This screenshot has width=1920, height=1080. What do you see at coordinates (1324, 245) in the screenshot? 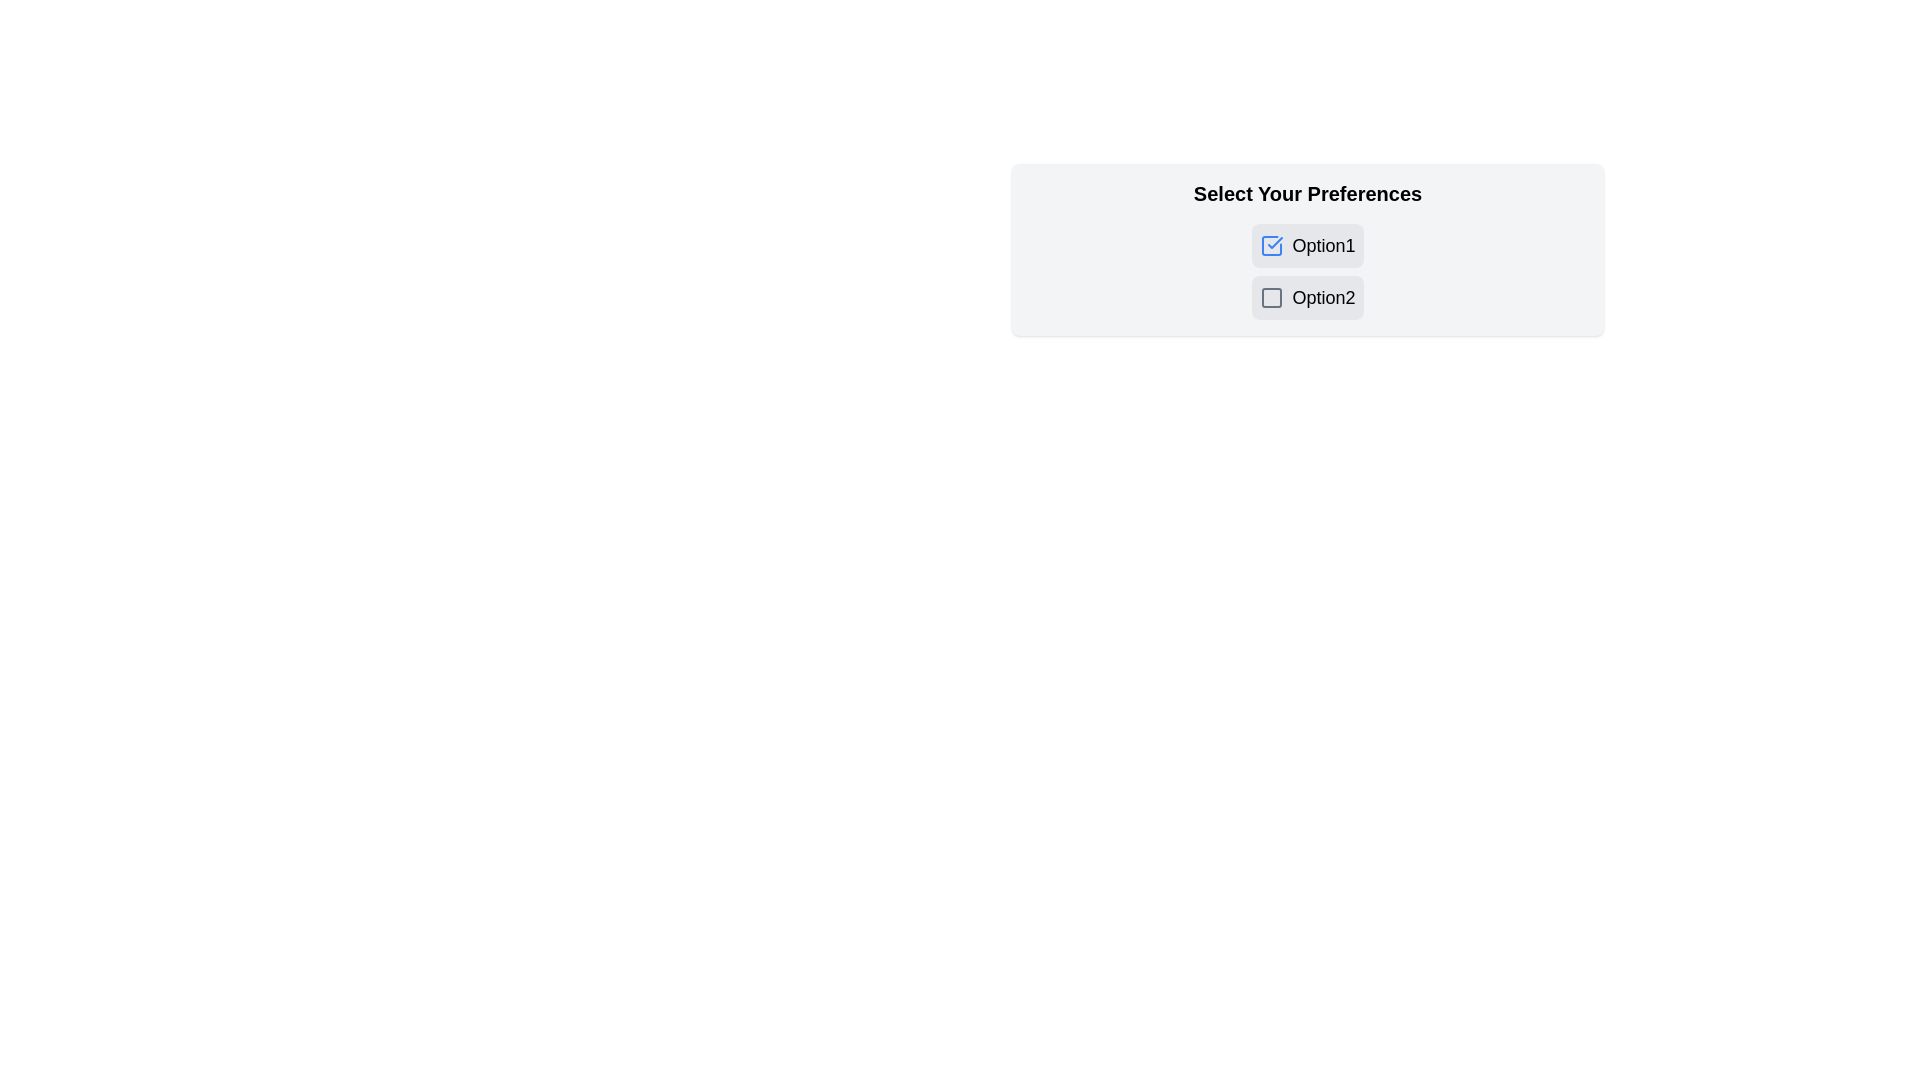
I see `the text label displaying 'Option1', which is styled with a larger font size and located to the right of a blue checked checkbox under the heading 'Select Your Preferences'` at bounding box center [1324, 245].